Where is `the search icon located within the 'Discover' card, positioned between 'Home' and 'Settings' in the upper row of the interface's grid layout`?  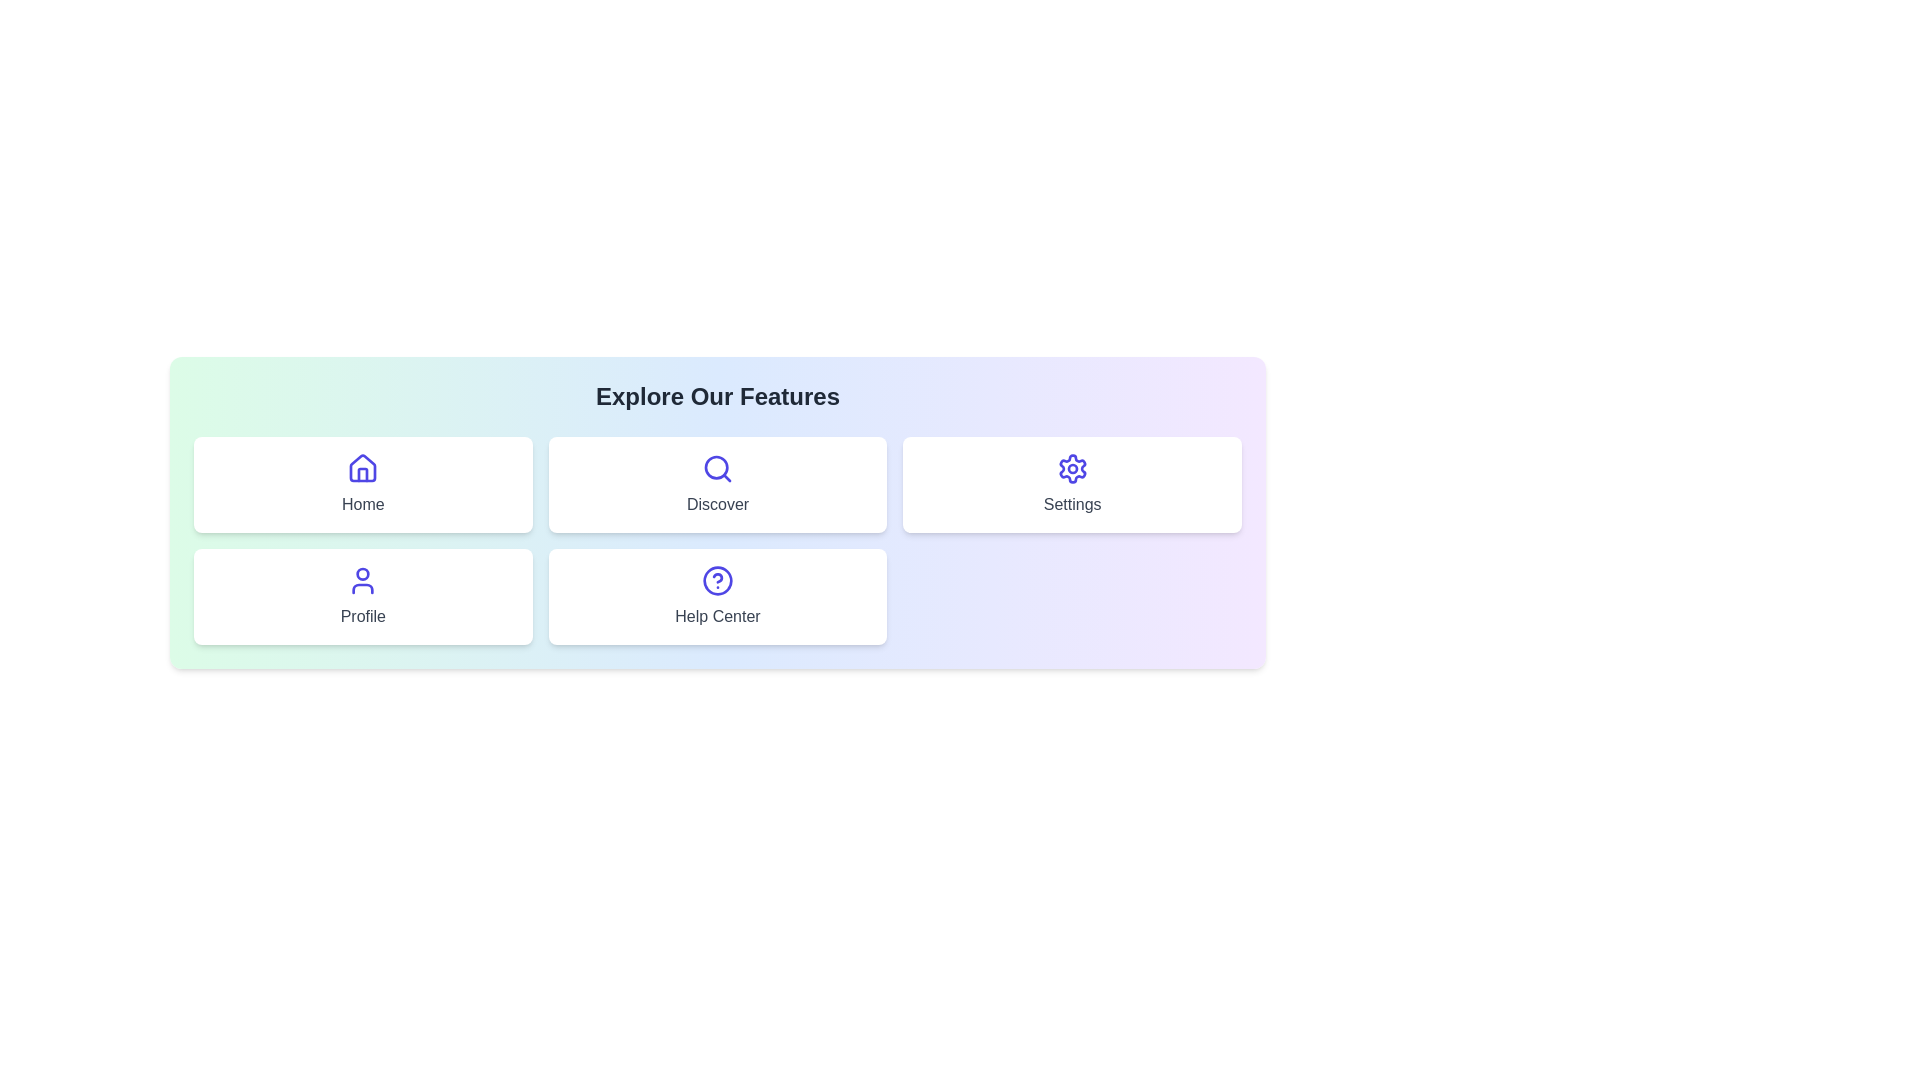
the search icon located within the 'Discover' card, positioned between 'Home' and 'Settings' in the upper row of the interface's grid layout is located at coordinates (717, 469).